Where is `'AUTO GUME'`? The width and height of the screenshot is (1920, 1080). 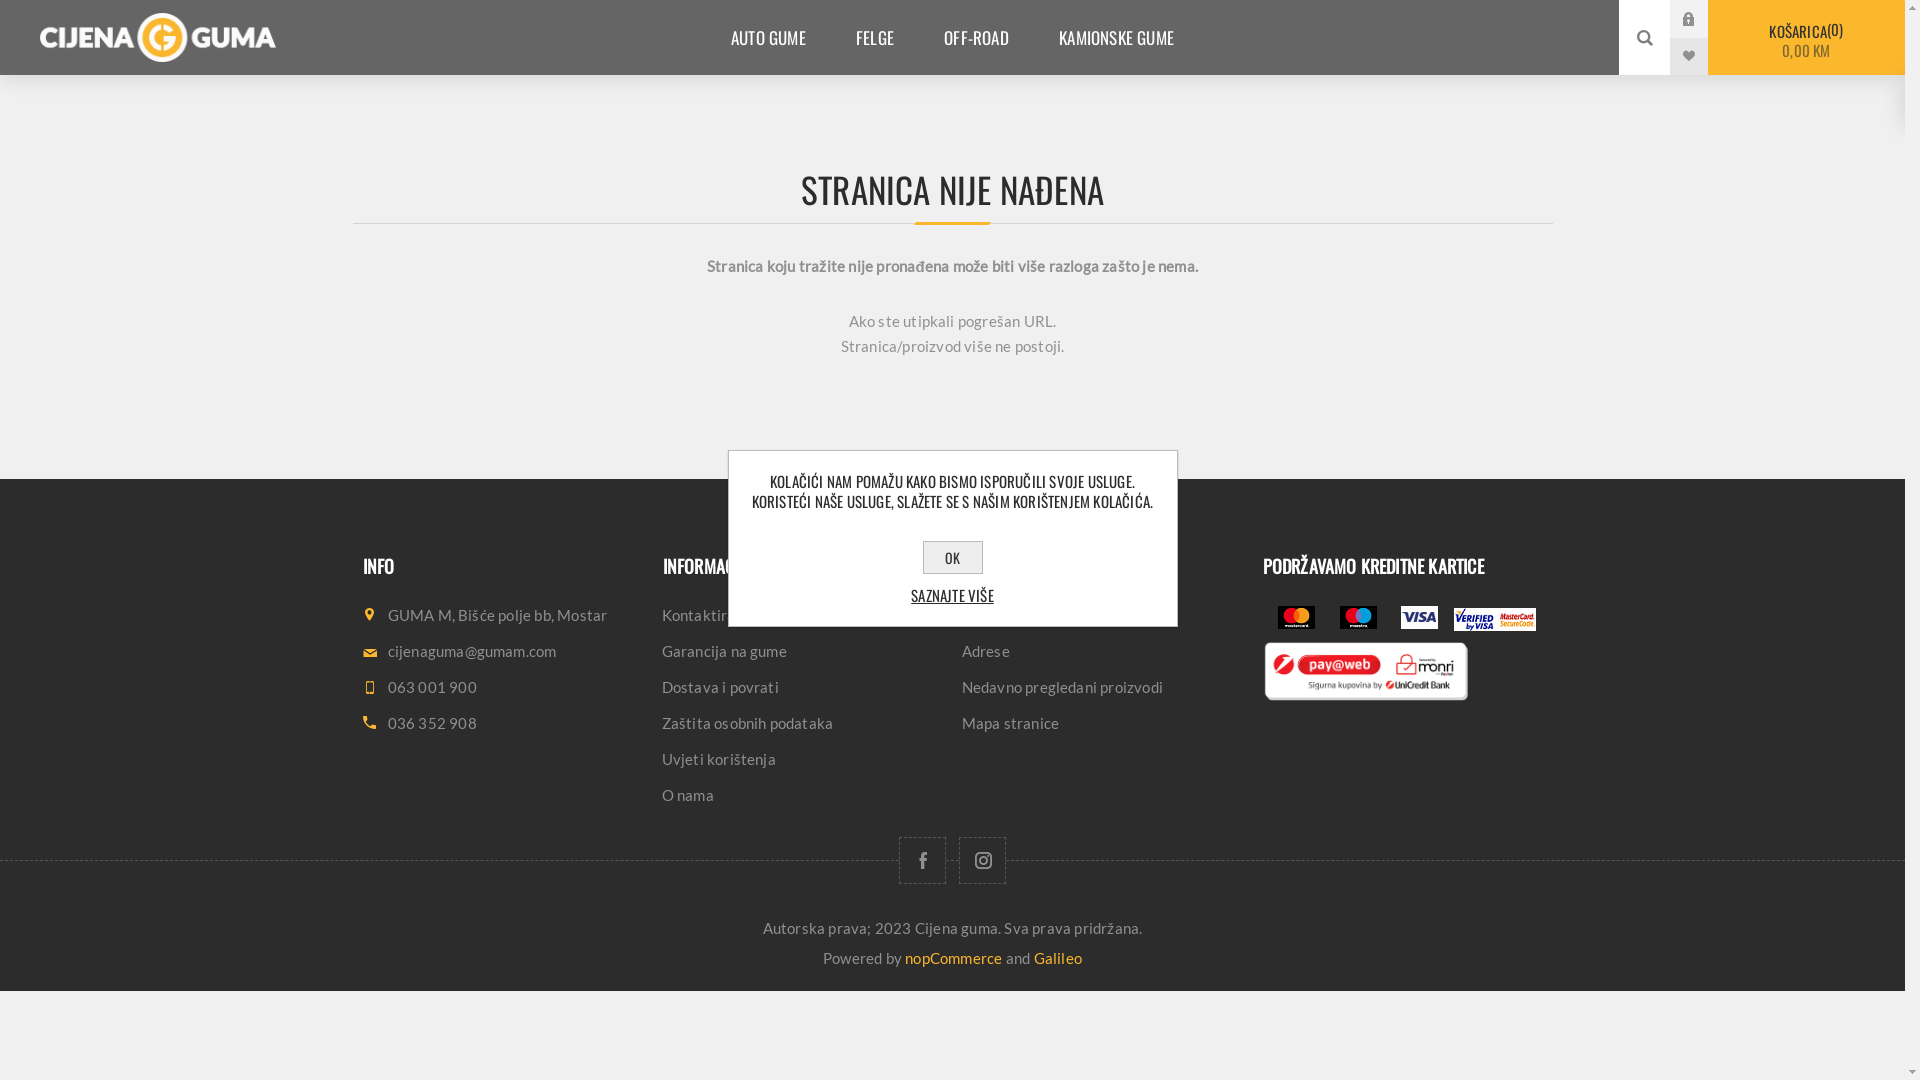
'AUTO GUME' is located at coordinates (767, 37).